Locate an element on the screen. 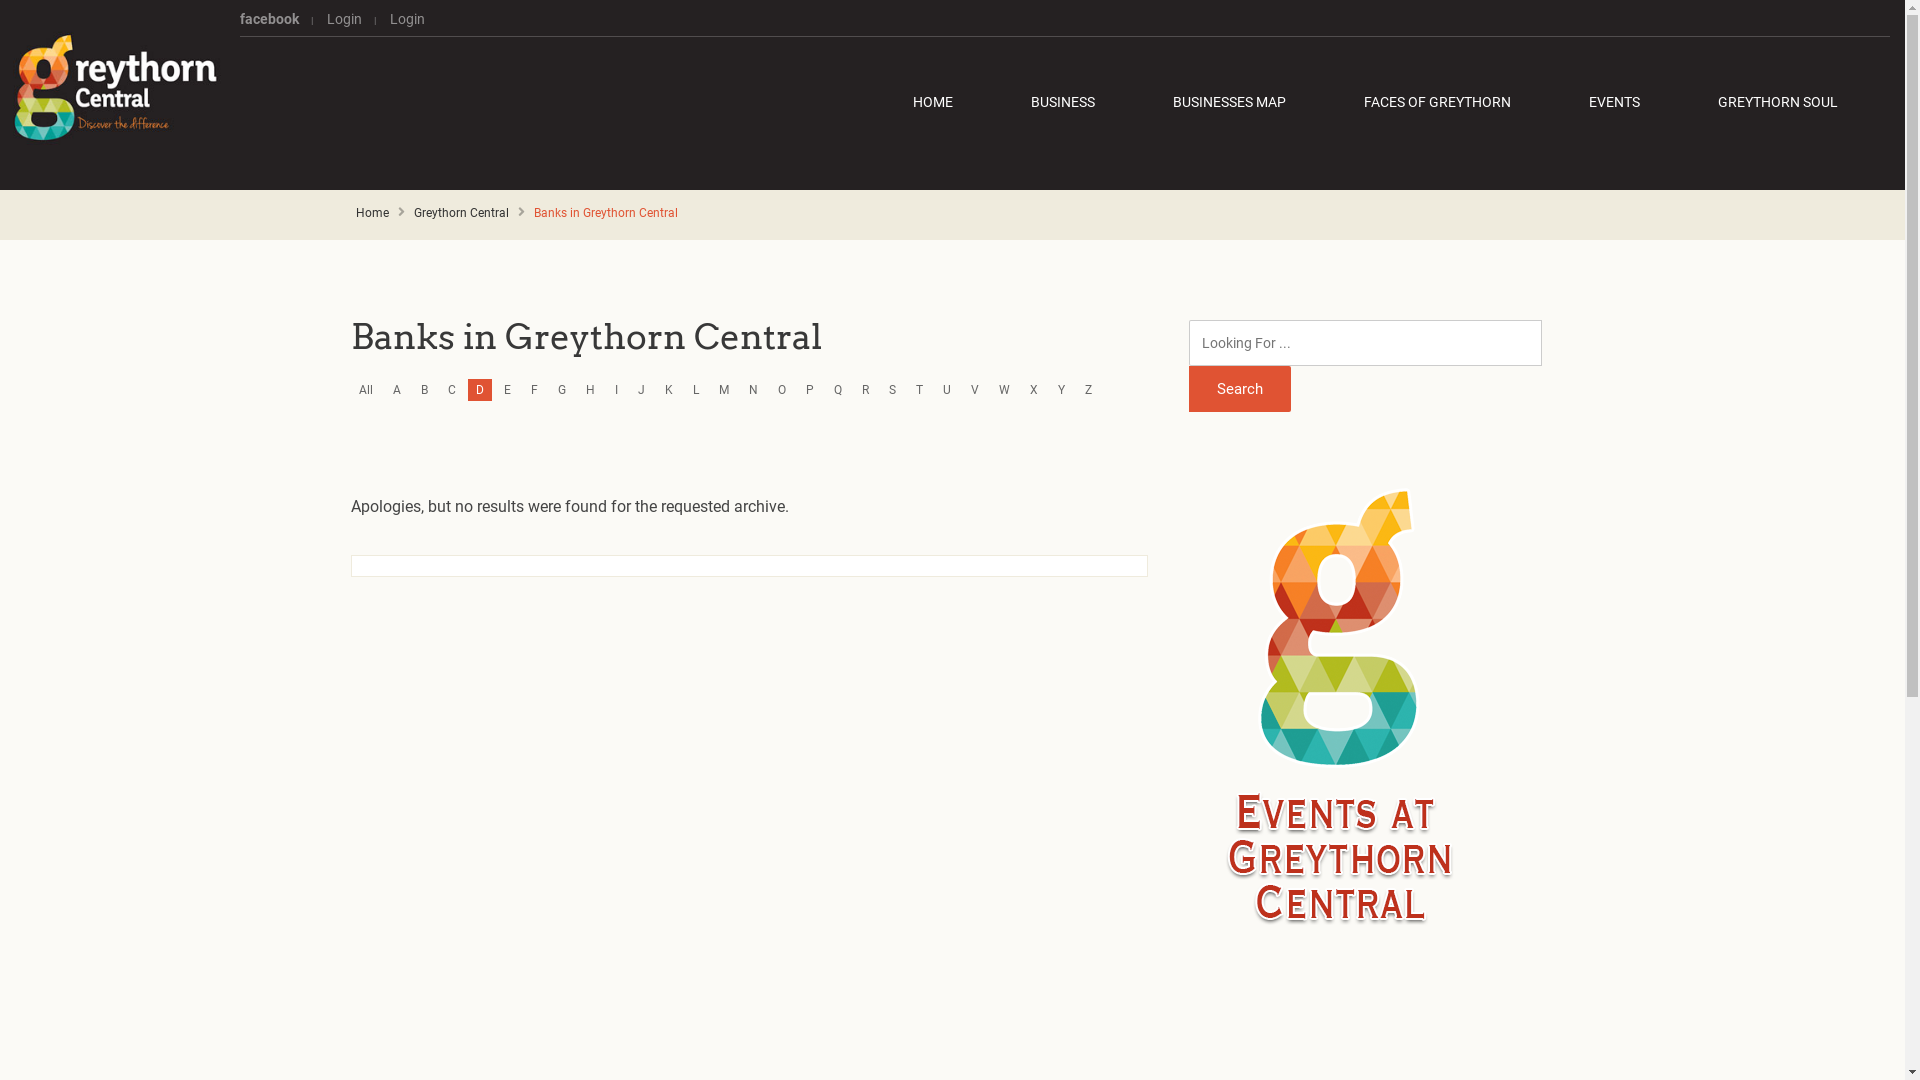  'D' is located at coordinates (480, 389).